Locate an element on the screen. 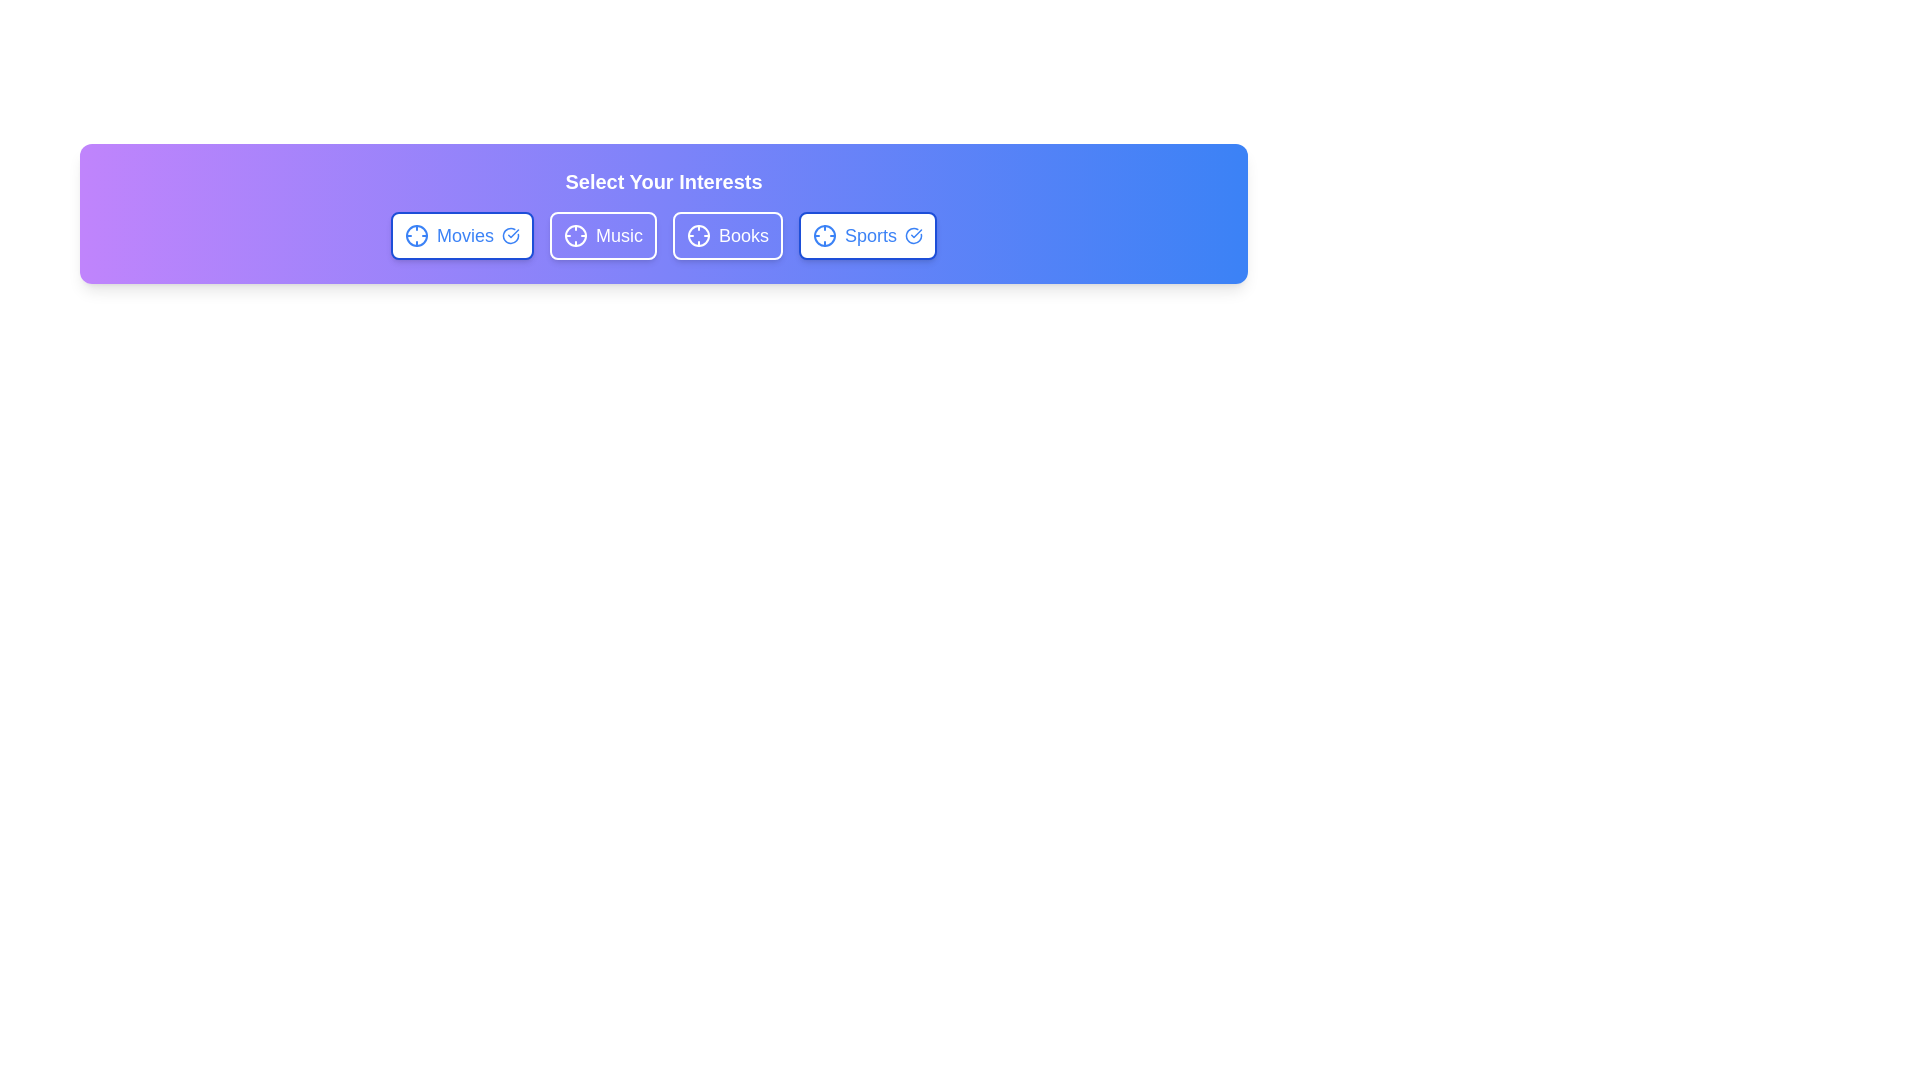 This screenshot has width=1920, height=1080. the chip labeled Movies to observe the hover effect is located at coordinates (460, 234).